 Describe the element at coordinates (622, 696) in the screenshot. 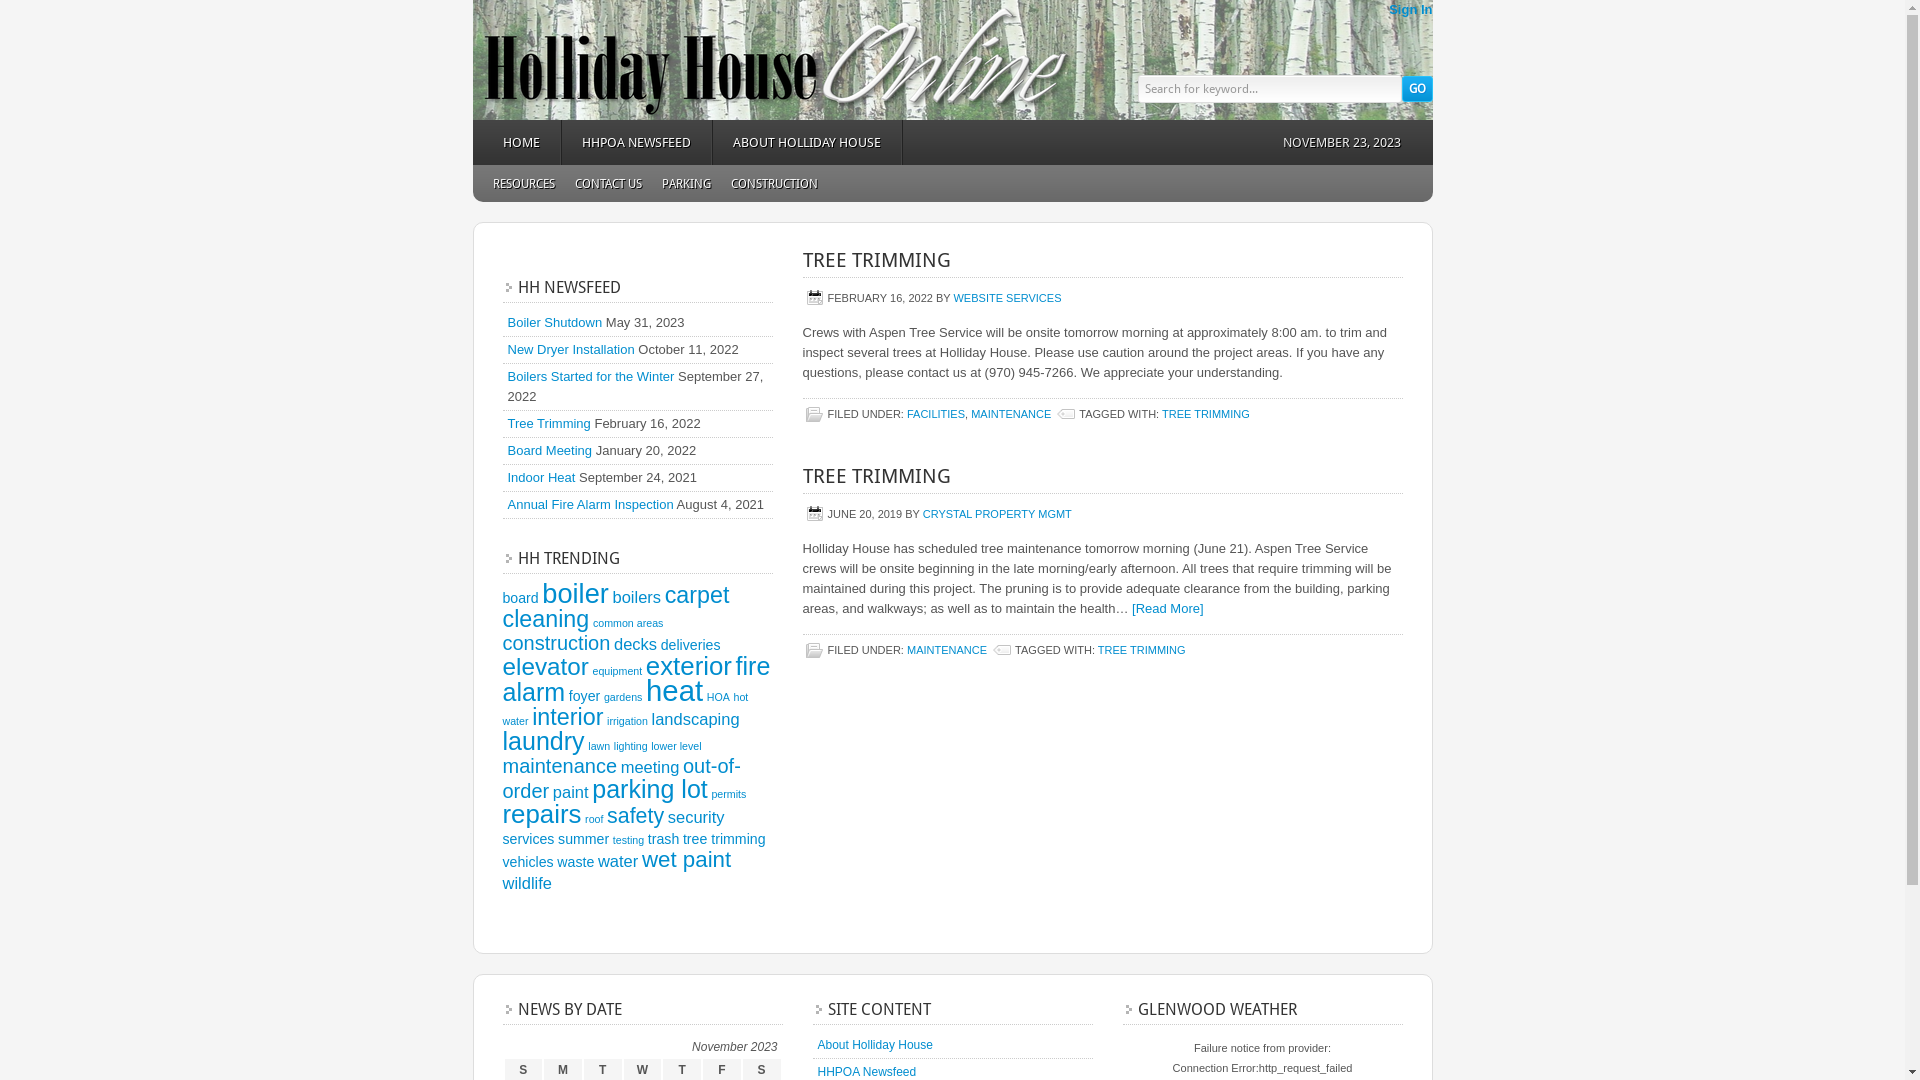

I see `'gardens'` at that location.